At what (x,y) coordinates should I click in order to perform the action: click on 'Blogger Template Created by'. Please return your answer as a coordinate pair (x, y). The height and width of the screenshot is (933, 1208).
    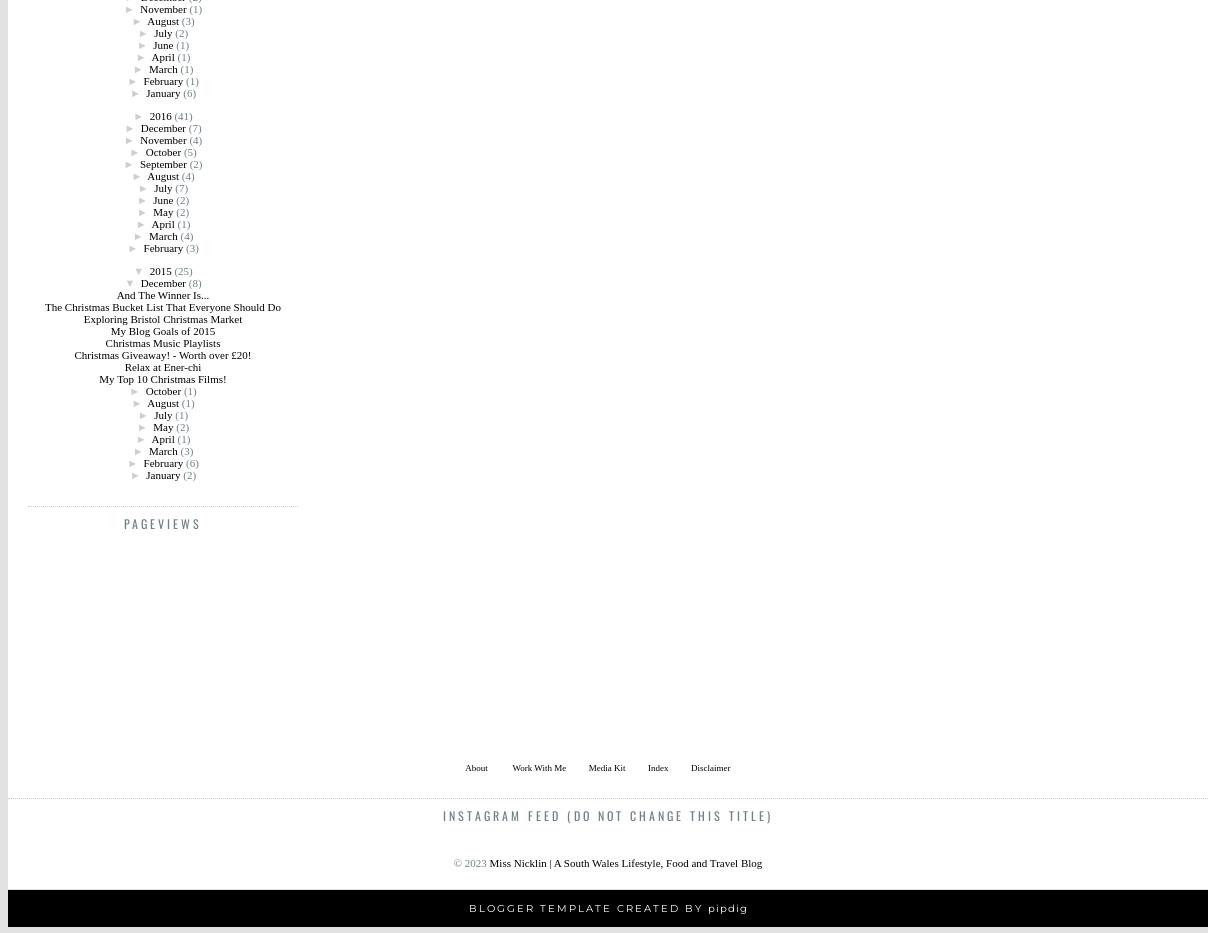
    Looking at the image, I should click on (467, 908).